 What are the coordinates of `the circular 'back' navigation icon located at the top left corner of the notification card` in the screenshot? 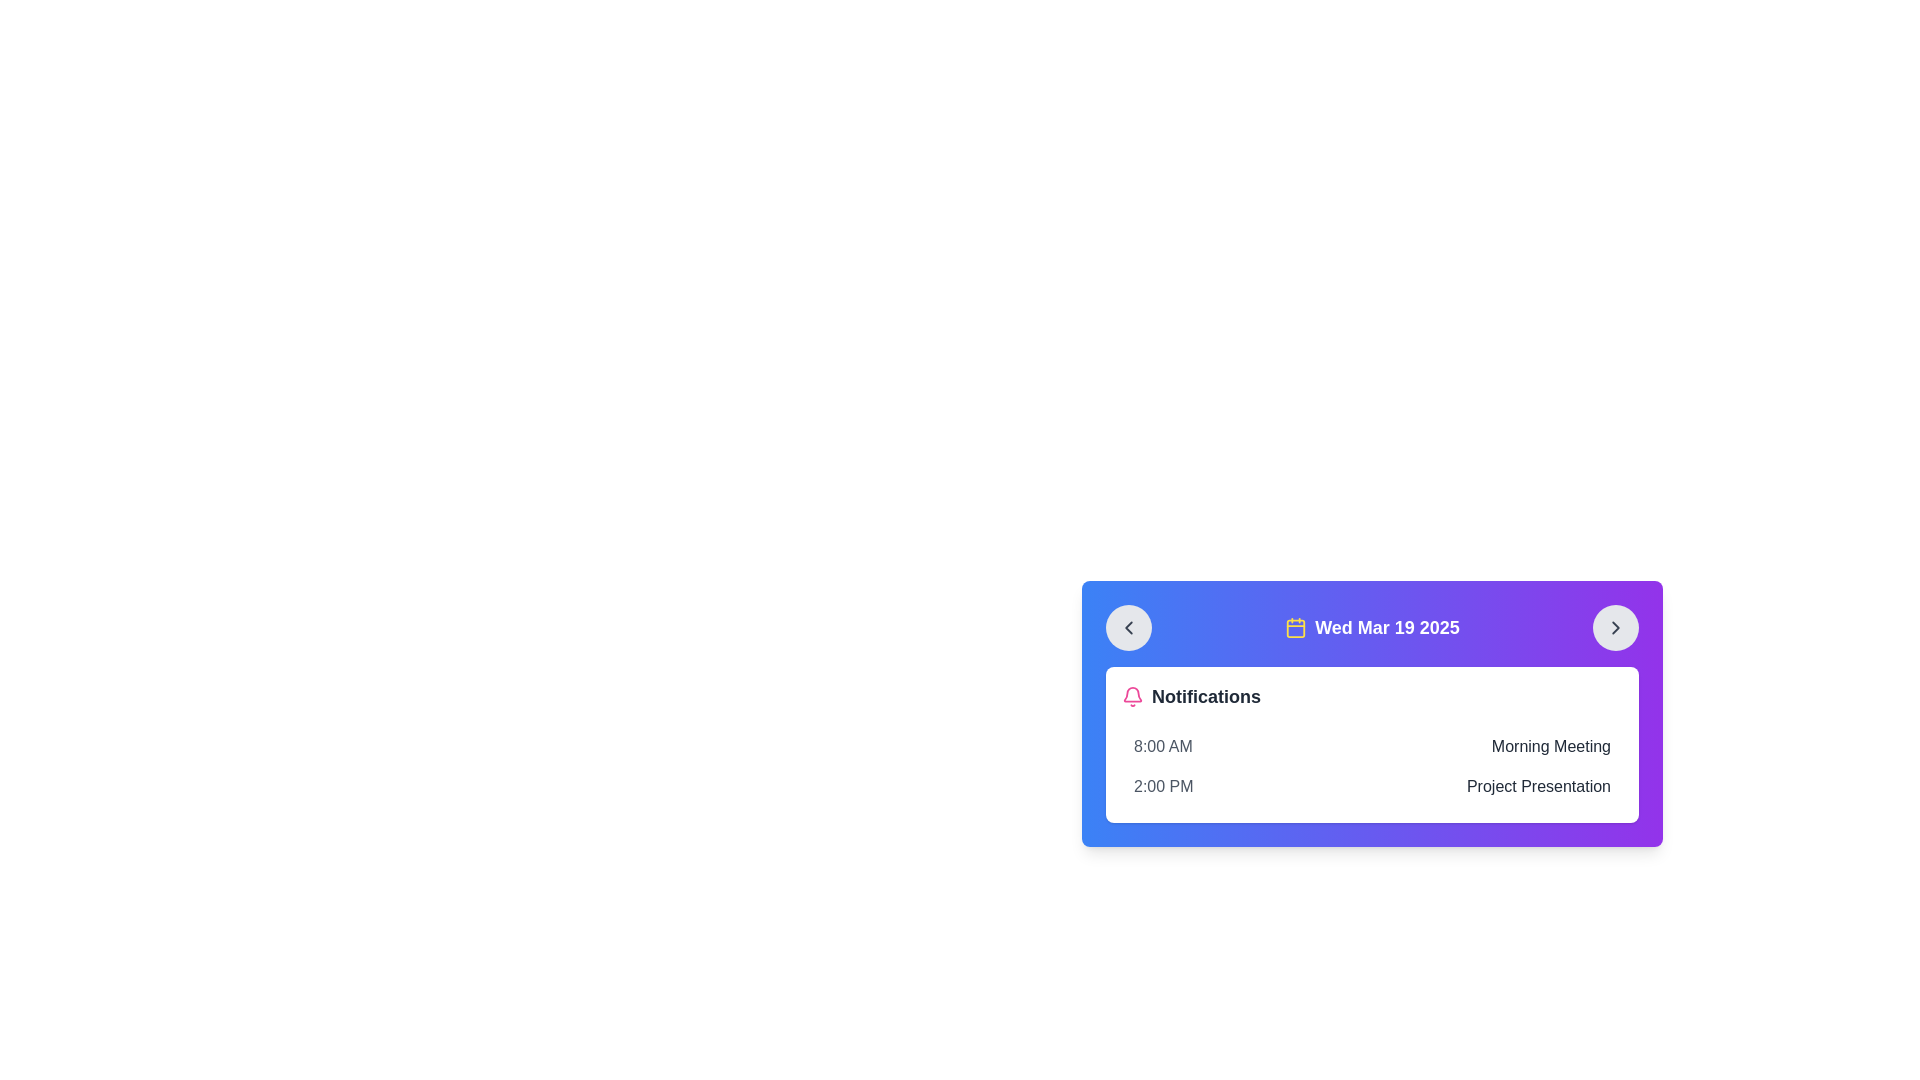 It's located at (1128, 627).